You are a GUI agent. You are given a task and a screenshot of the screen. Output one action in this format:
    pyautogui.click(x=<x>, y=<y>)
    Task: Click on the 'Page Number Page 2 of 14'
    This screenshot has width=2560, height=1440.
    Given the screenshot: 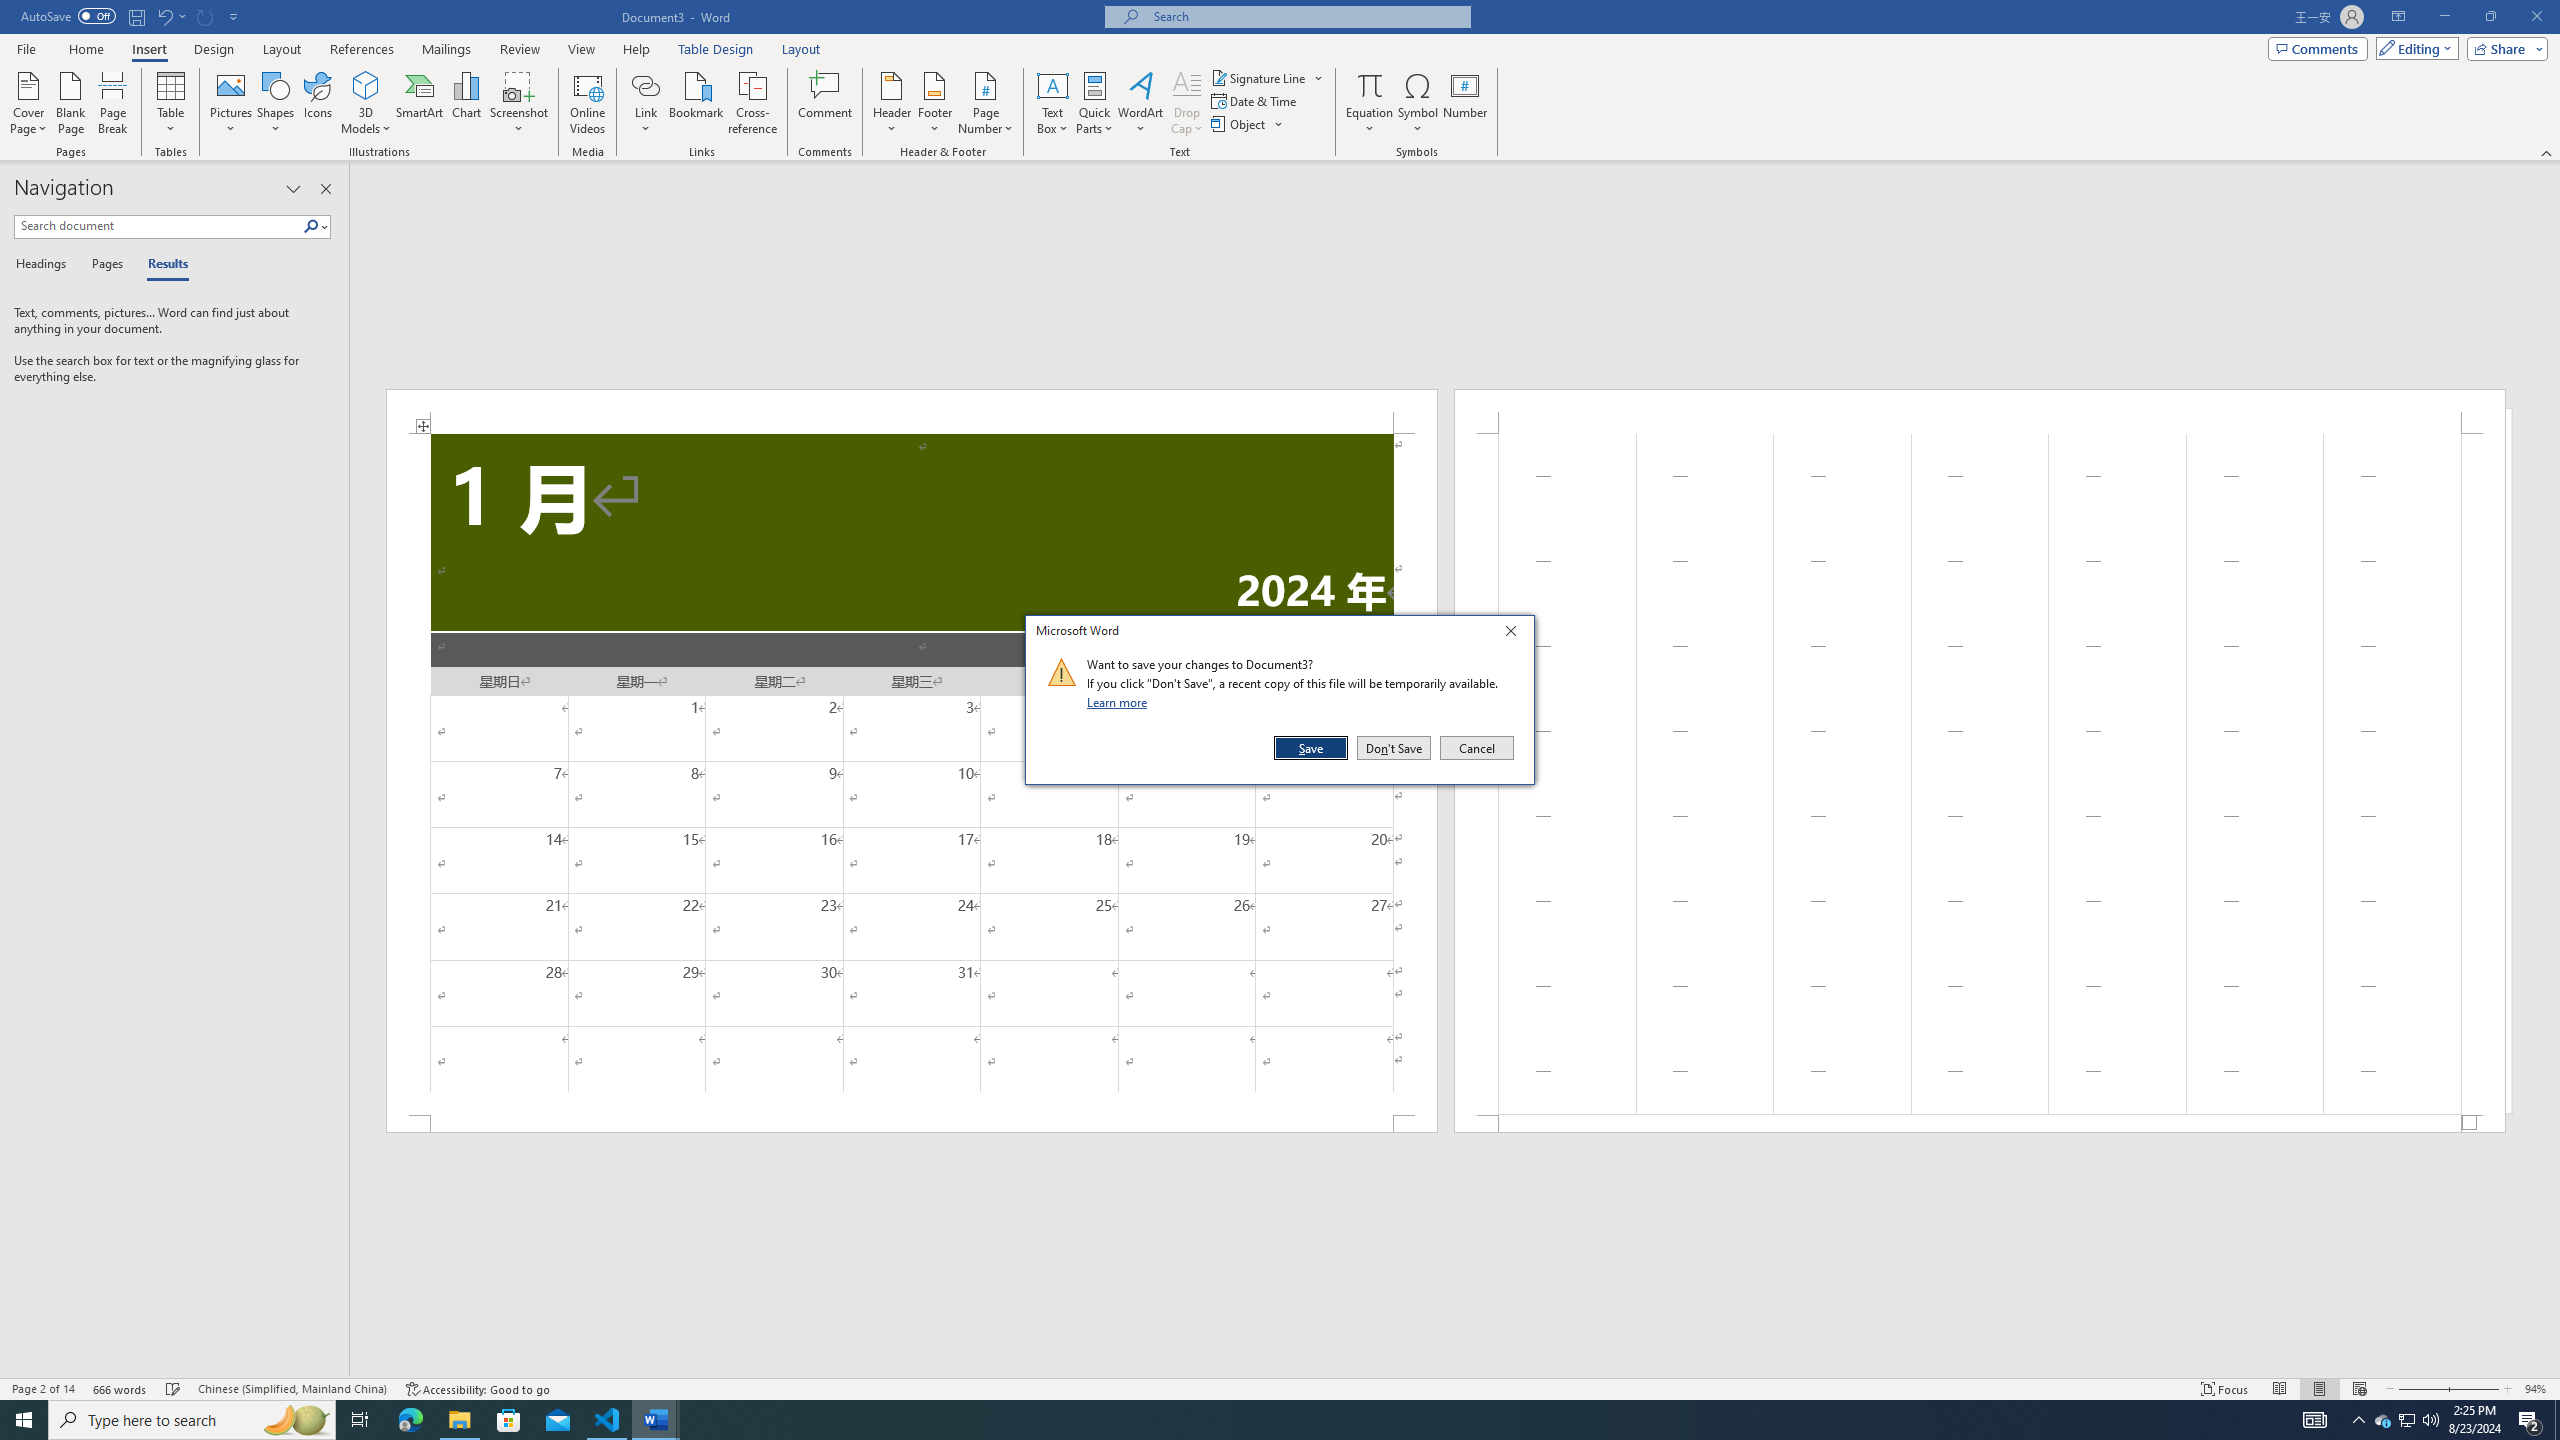 What is the action you would take?
    pyautogui.click(x=42, y=1389)
    